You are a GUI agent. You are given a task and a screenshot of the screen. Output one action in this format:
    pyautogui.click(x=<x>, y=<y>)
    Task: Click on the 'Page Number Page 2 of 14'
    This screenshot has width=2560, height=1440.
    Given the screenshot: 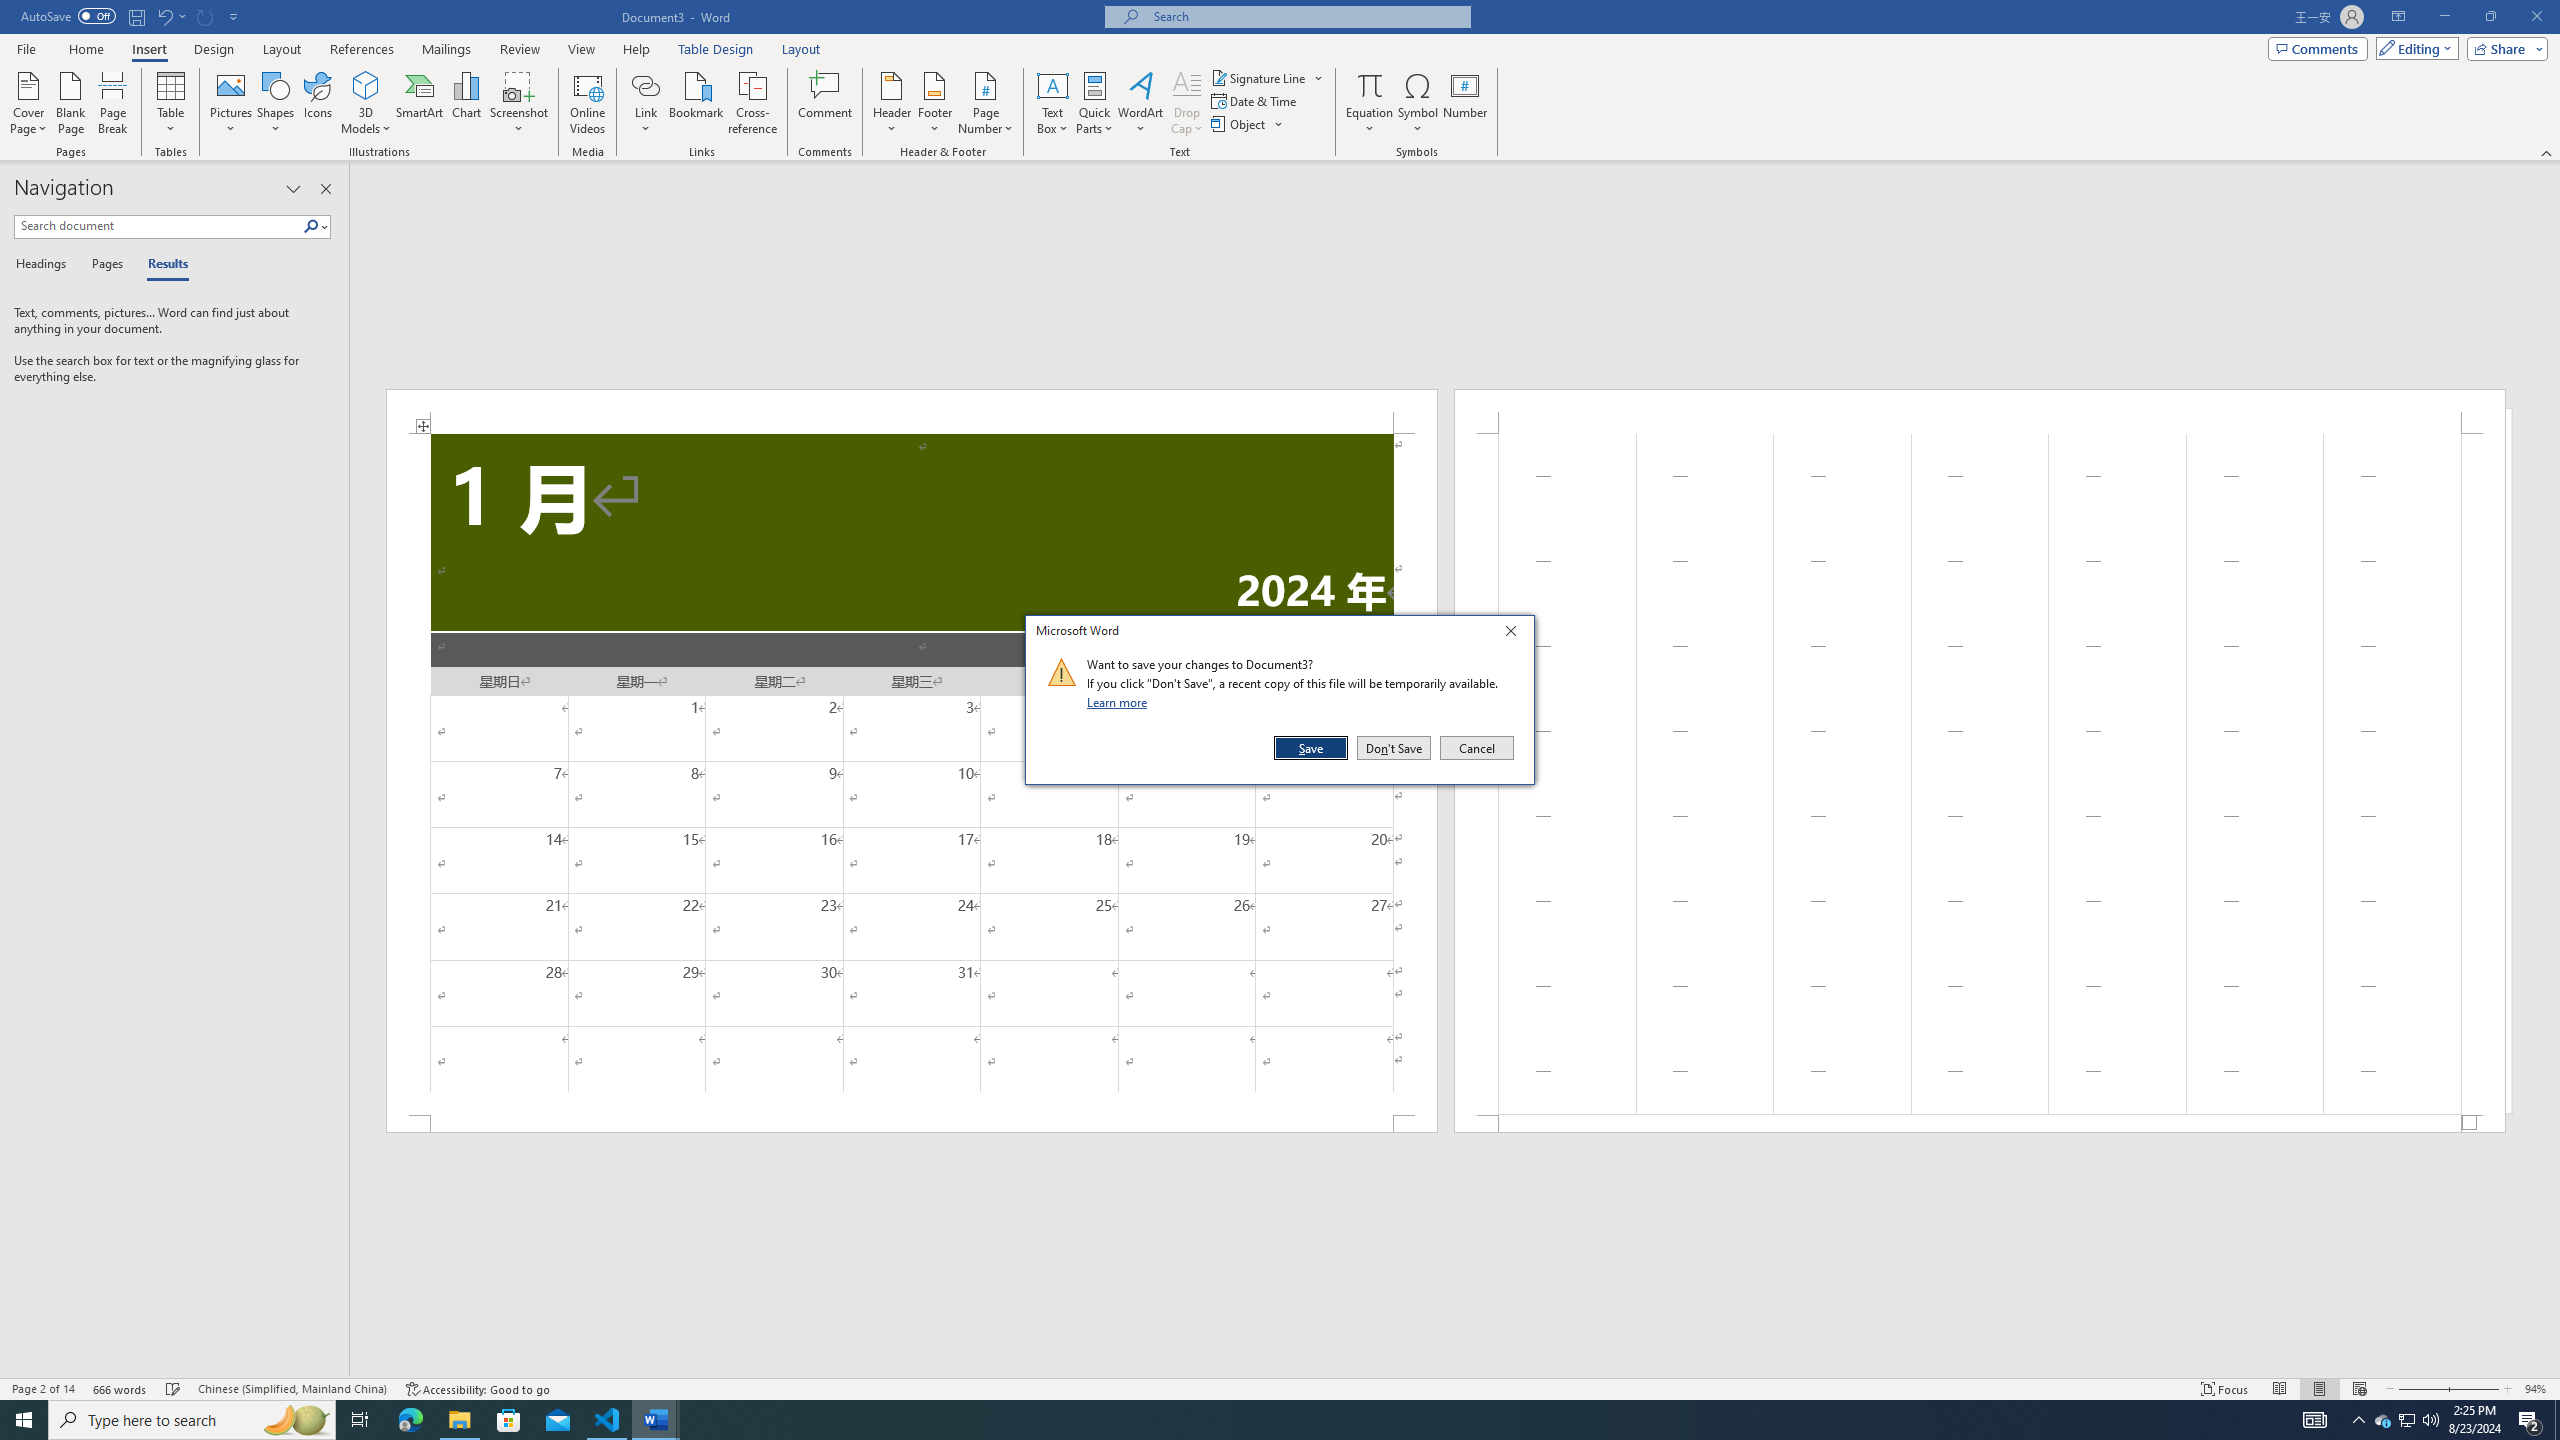 What is the action you would take?
    pyautogui.click(x=42, y=1389)
    